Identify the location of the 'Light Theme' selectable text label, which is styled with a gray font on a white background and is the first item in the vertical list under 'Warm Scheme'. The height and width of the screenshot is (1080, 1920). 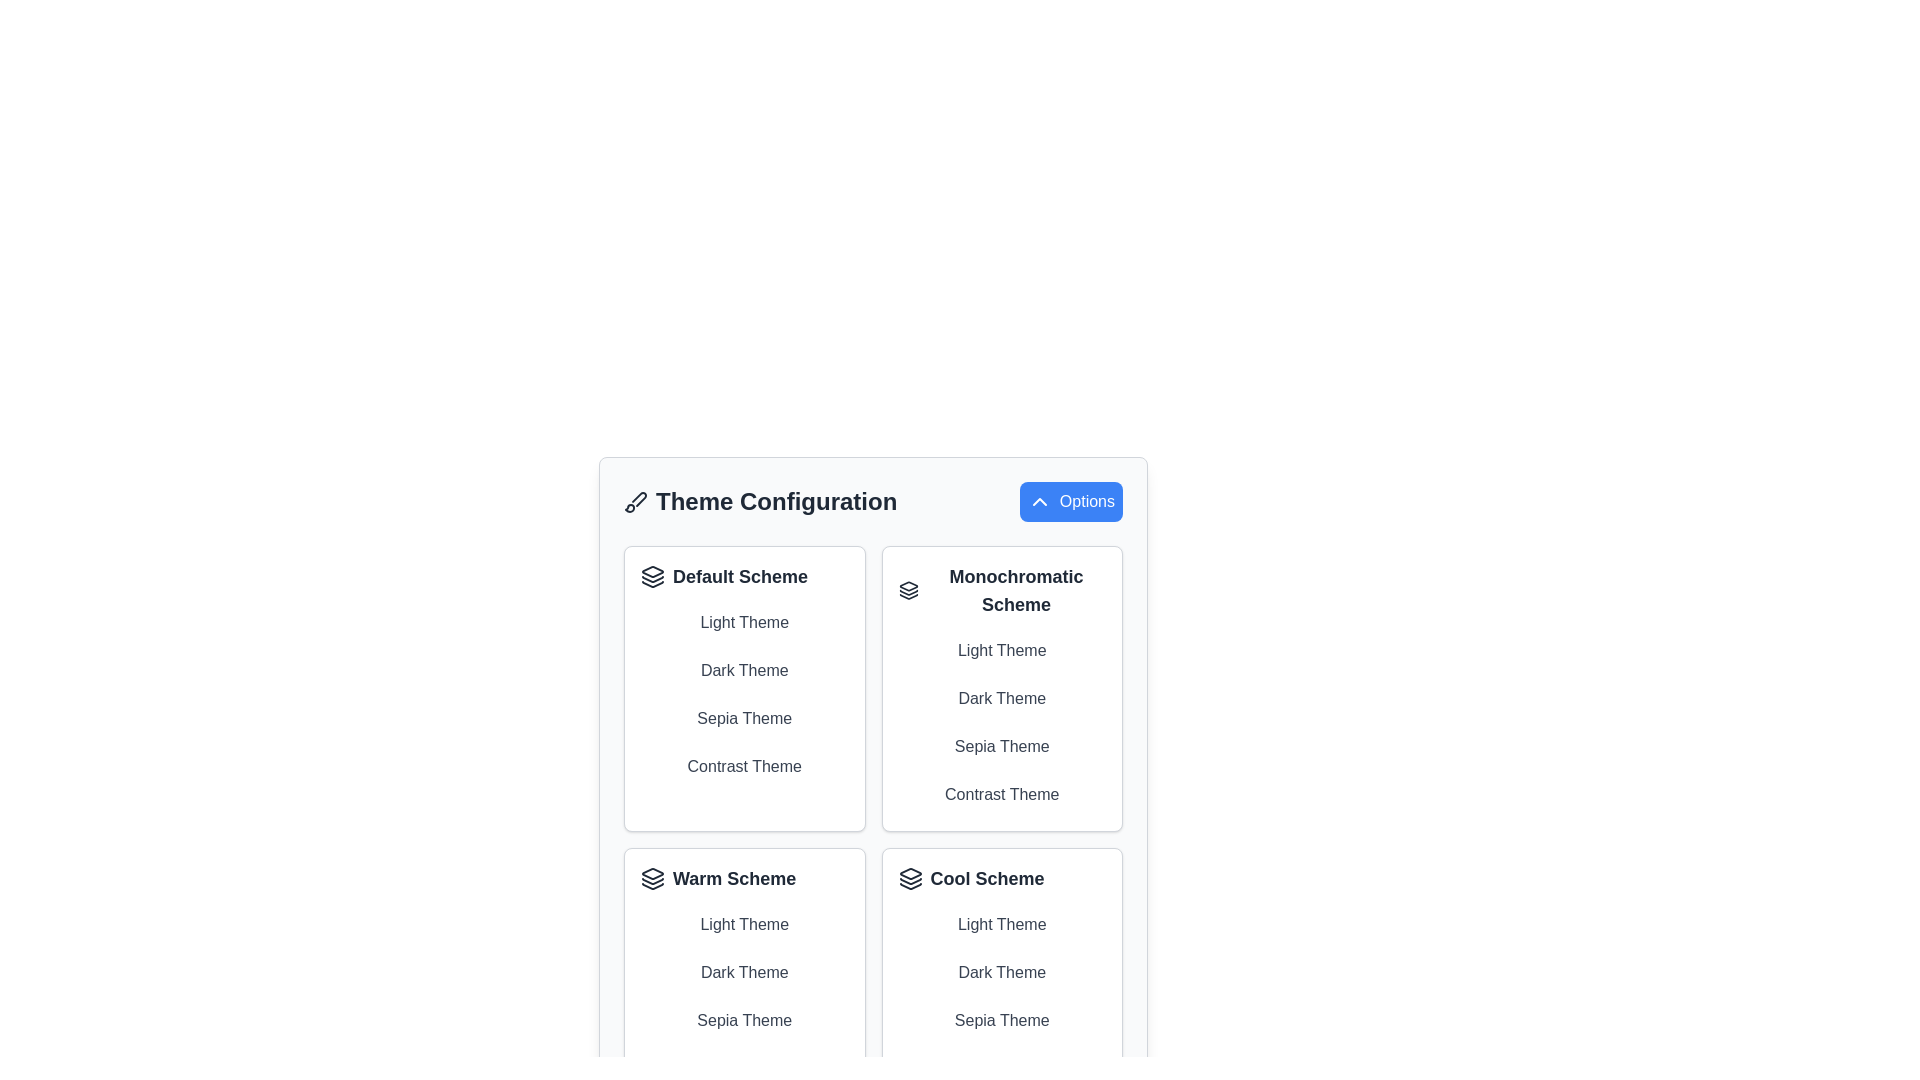
(743, 925).